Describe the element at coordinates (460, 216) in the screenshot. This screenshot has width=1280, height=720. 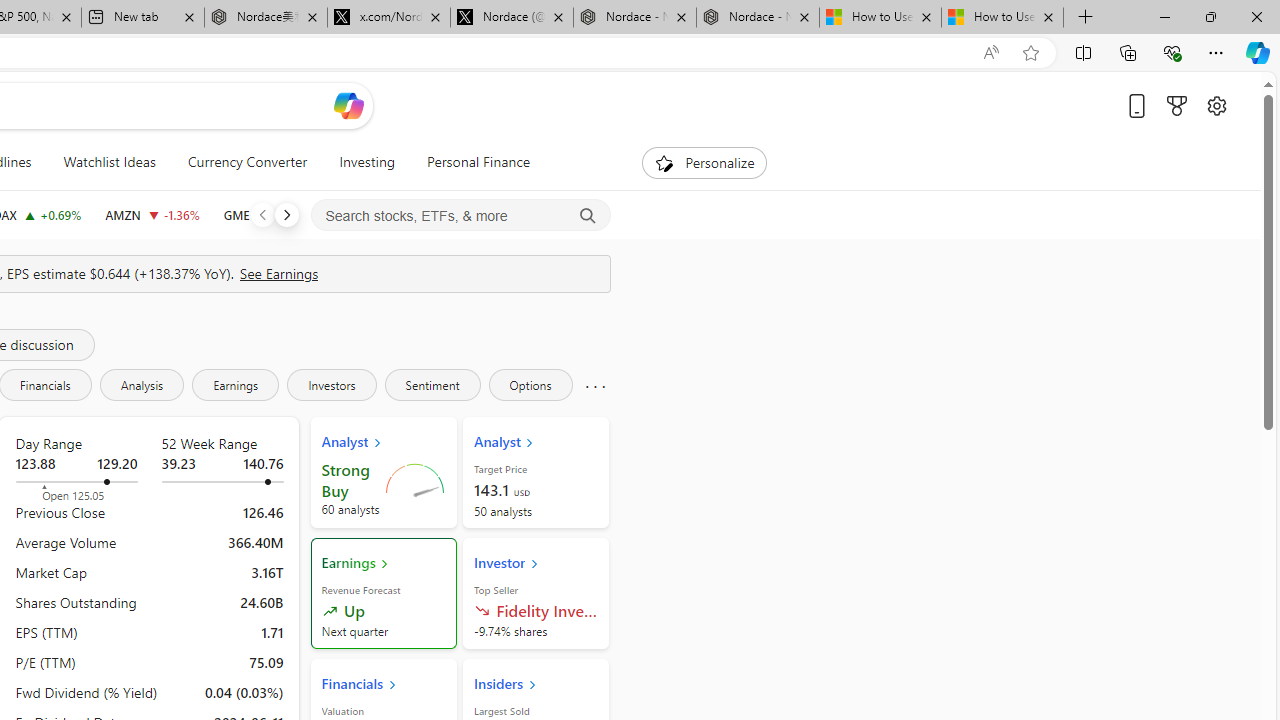
I see `'Search stocks, ETFs, & more'` at that location.